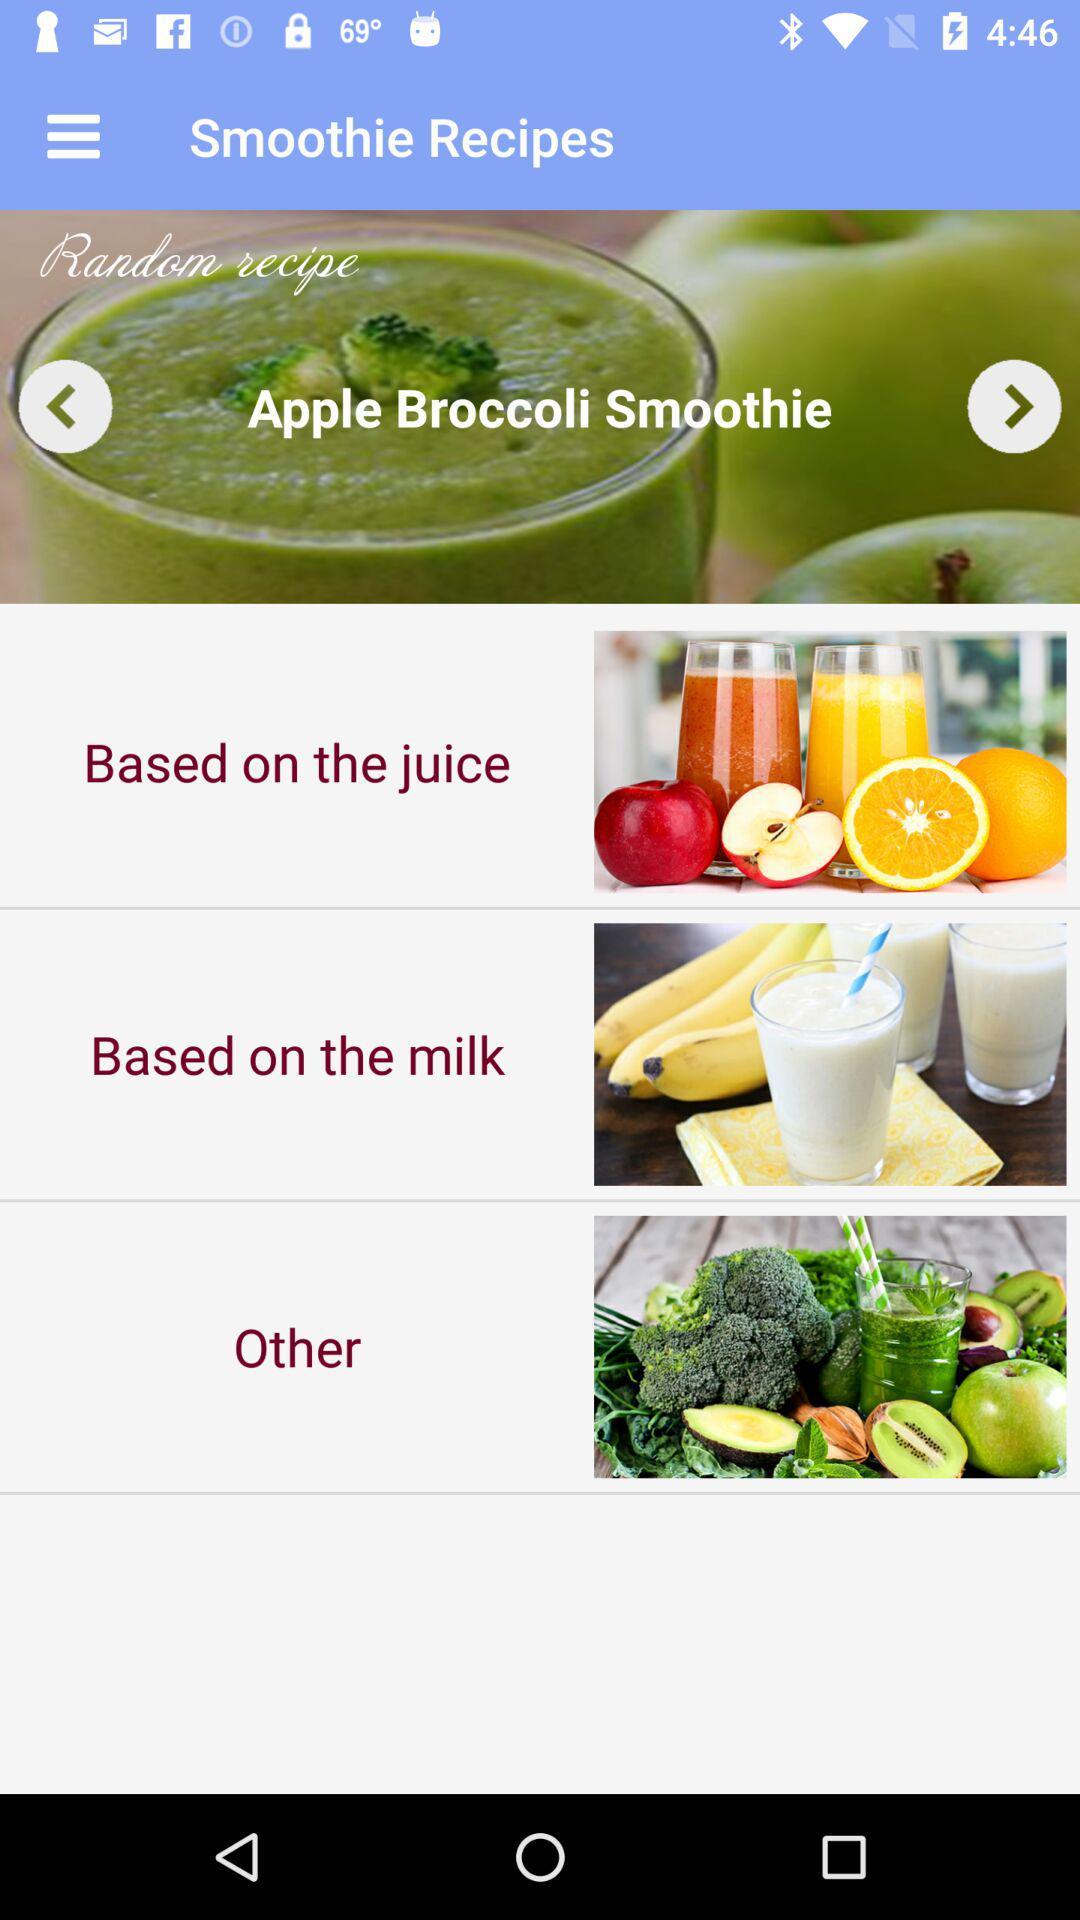 The height and width of the screenshot is (1920, 1080). I want to click on previous slide, so click(64, 405).